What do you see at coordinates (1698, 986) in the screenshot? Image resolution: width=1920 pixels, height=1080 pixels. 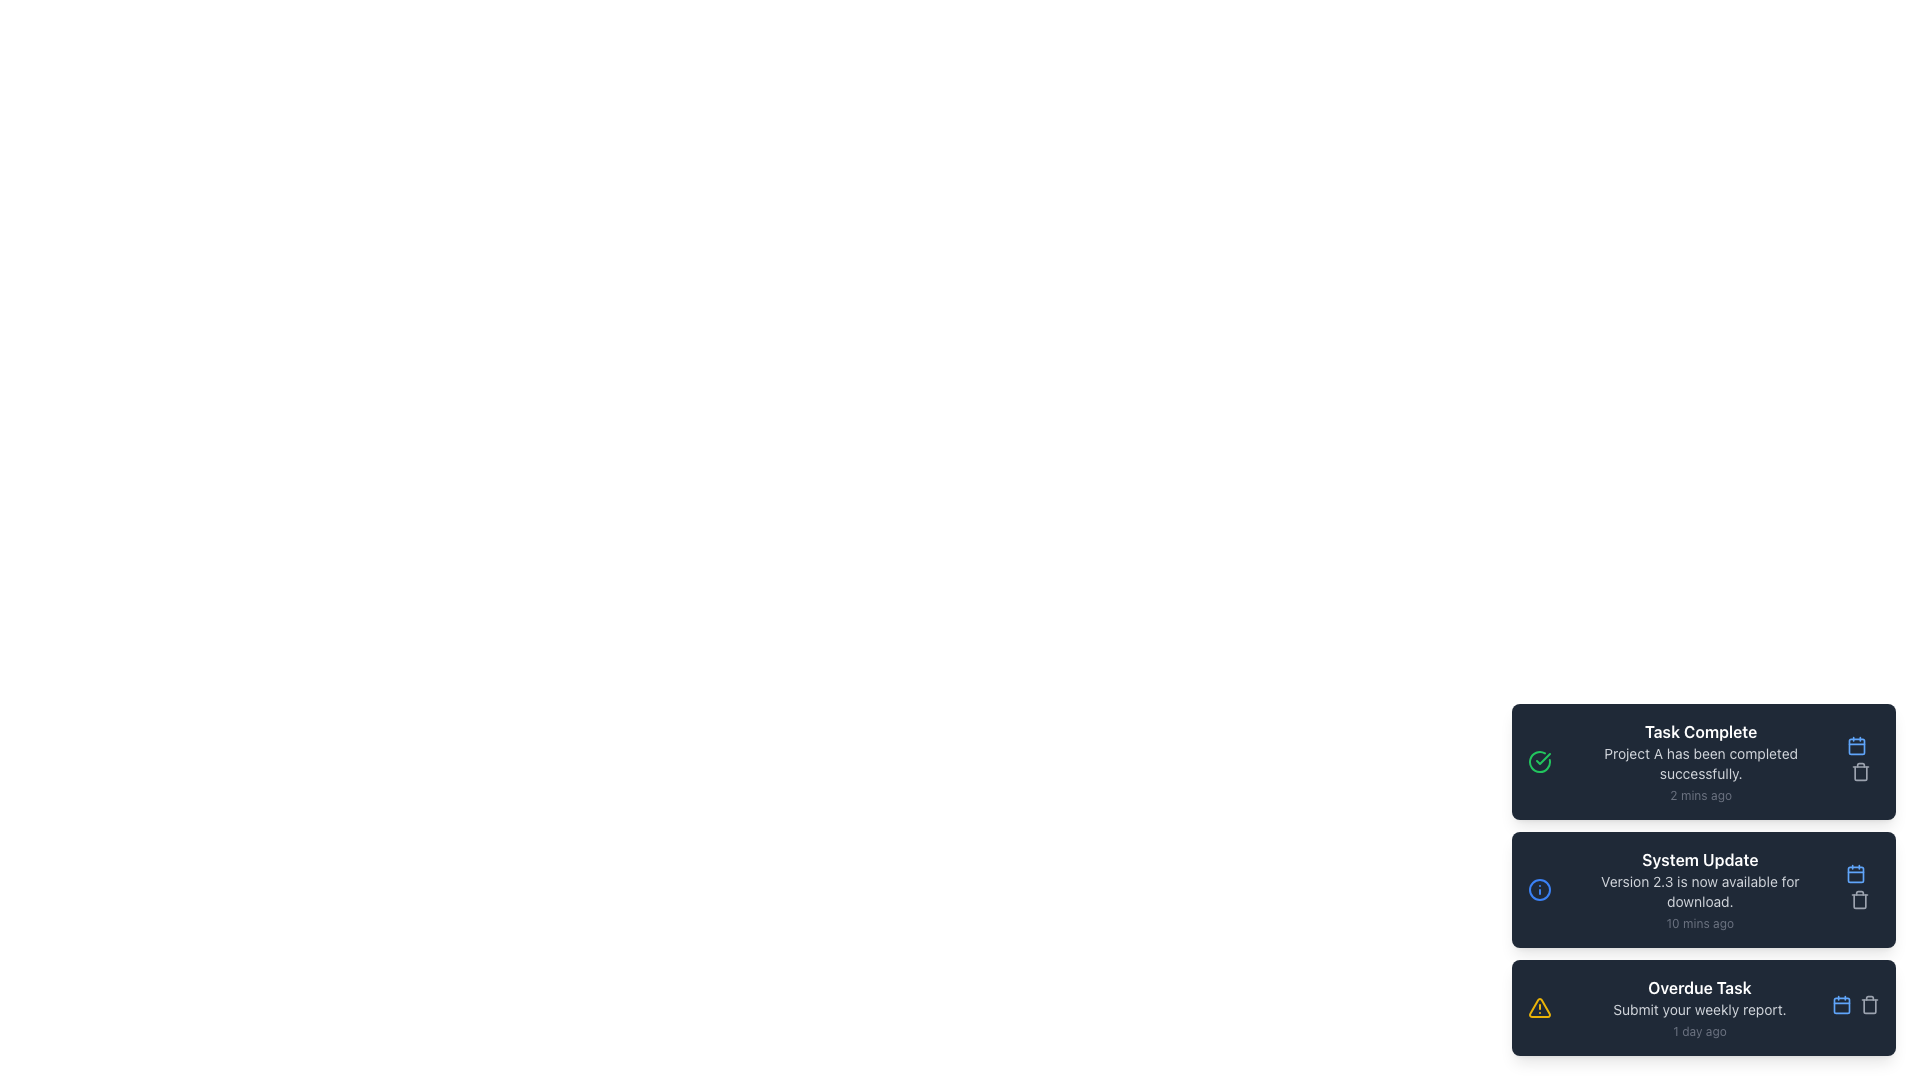 I see `the main title text label of the third notification block, which summarizes the nature of the notification and is located above the smaller text 'Submit your weekly report.'` at bounding box center [1698, 986].